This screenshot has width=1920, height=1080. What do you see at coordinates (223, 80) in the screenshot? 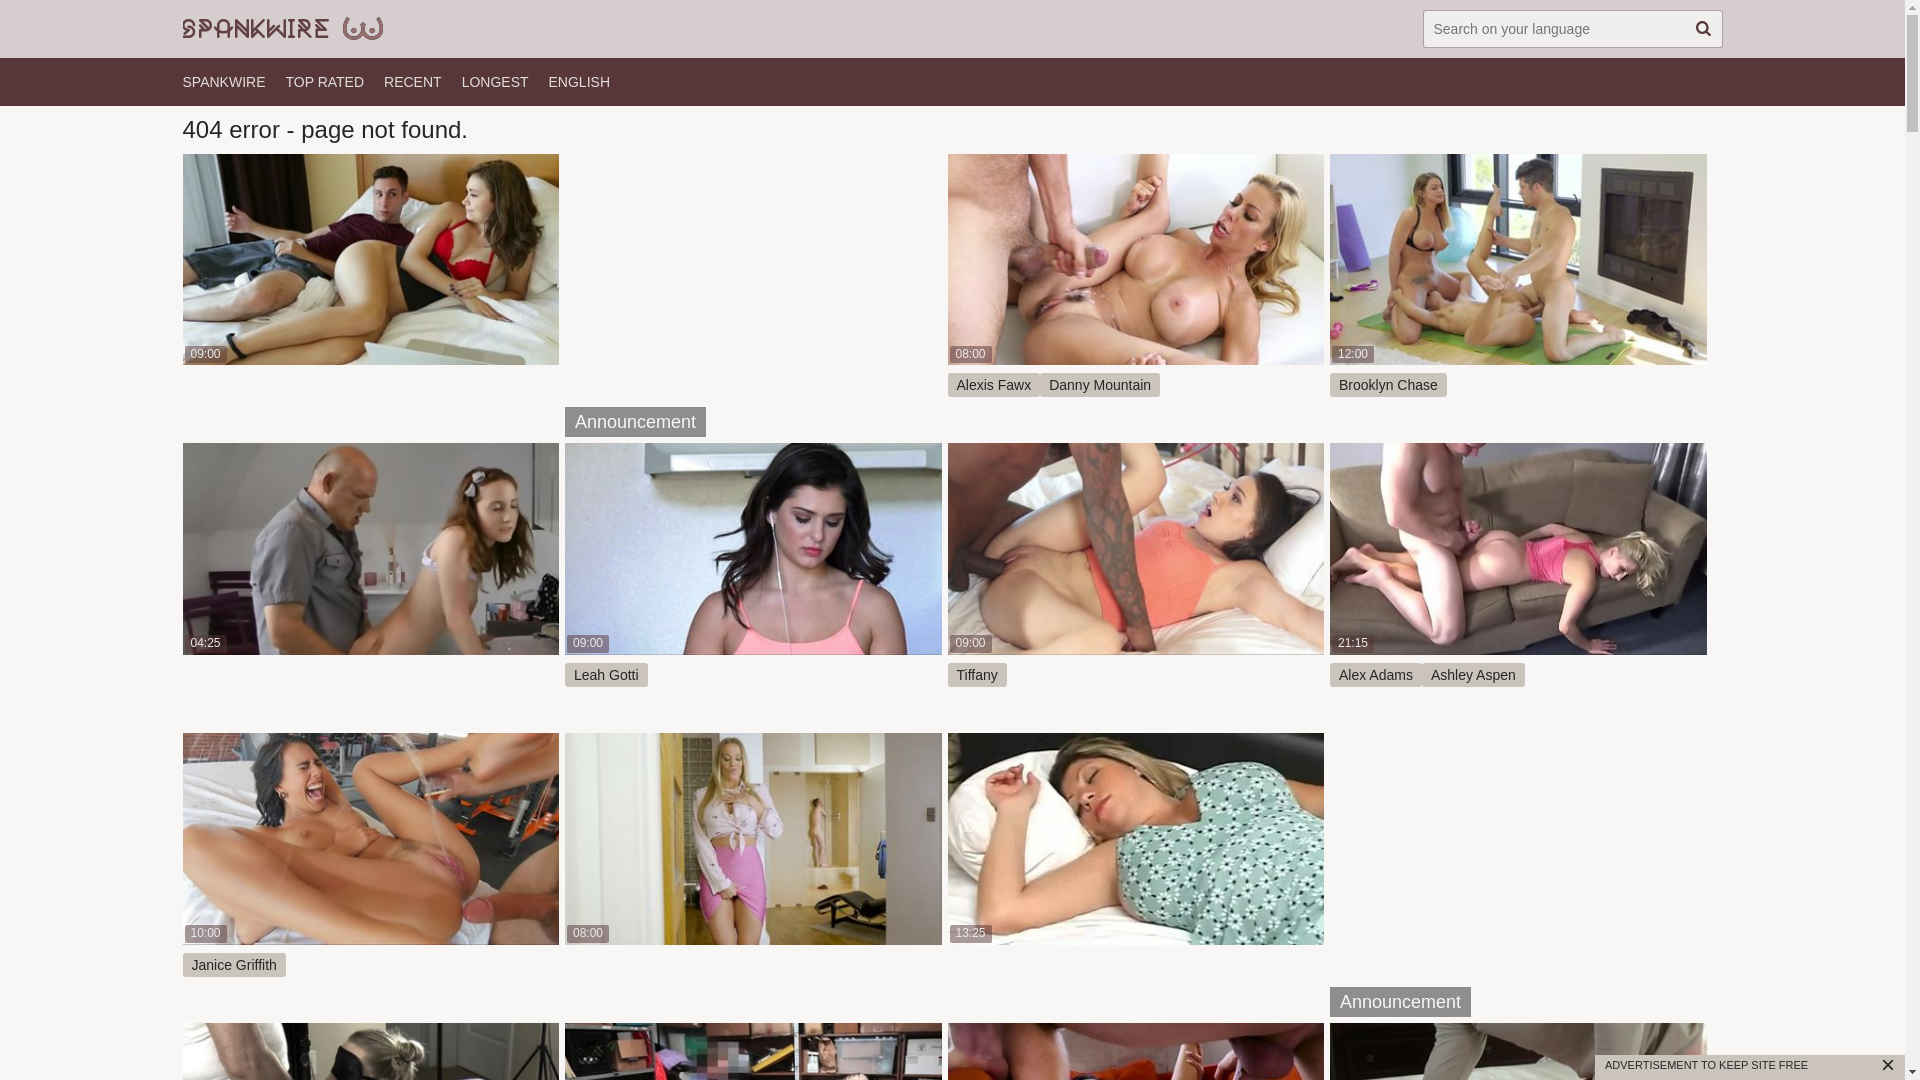
I see `'SPANKWIRE'` at bounding box center [223, 80].